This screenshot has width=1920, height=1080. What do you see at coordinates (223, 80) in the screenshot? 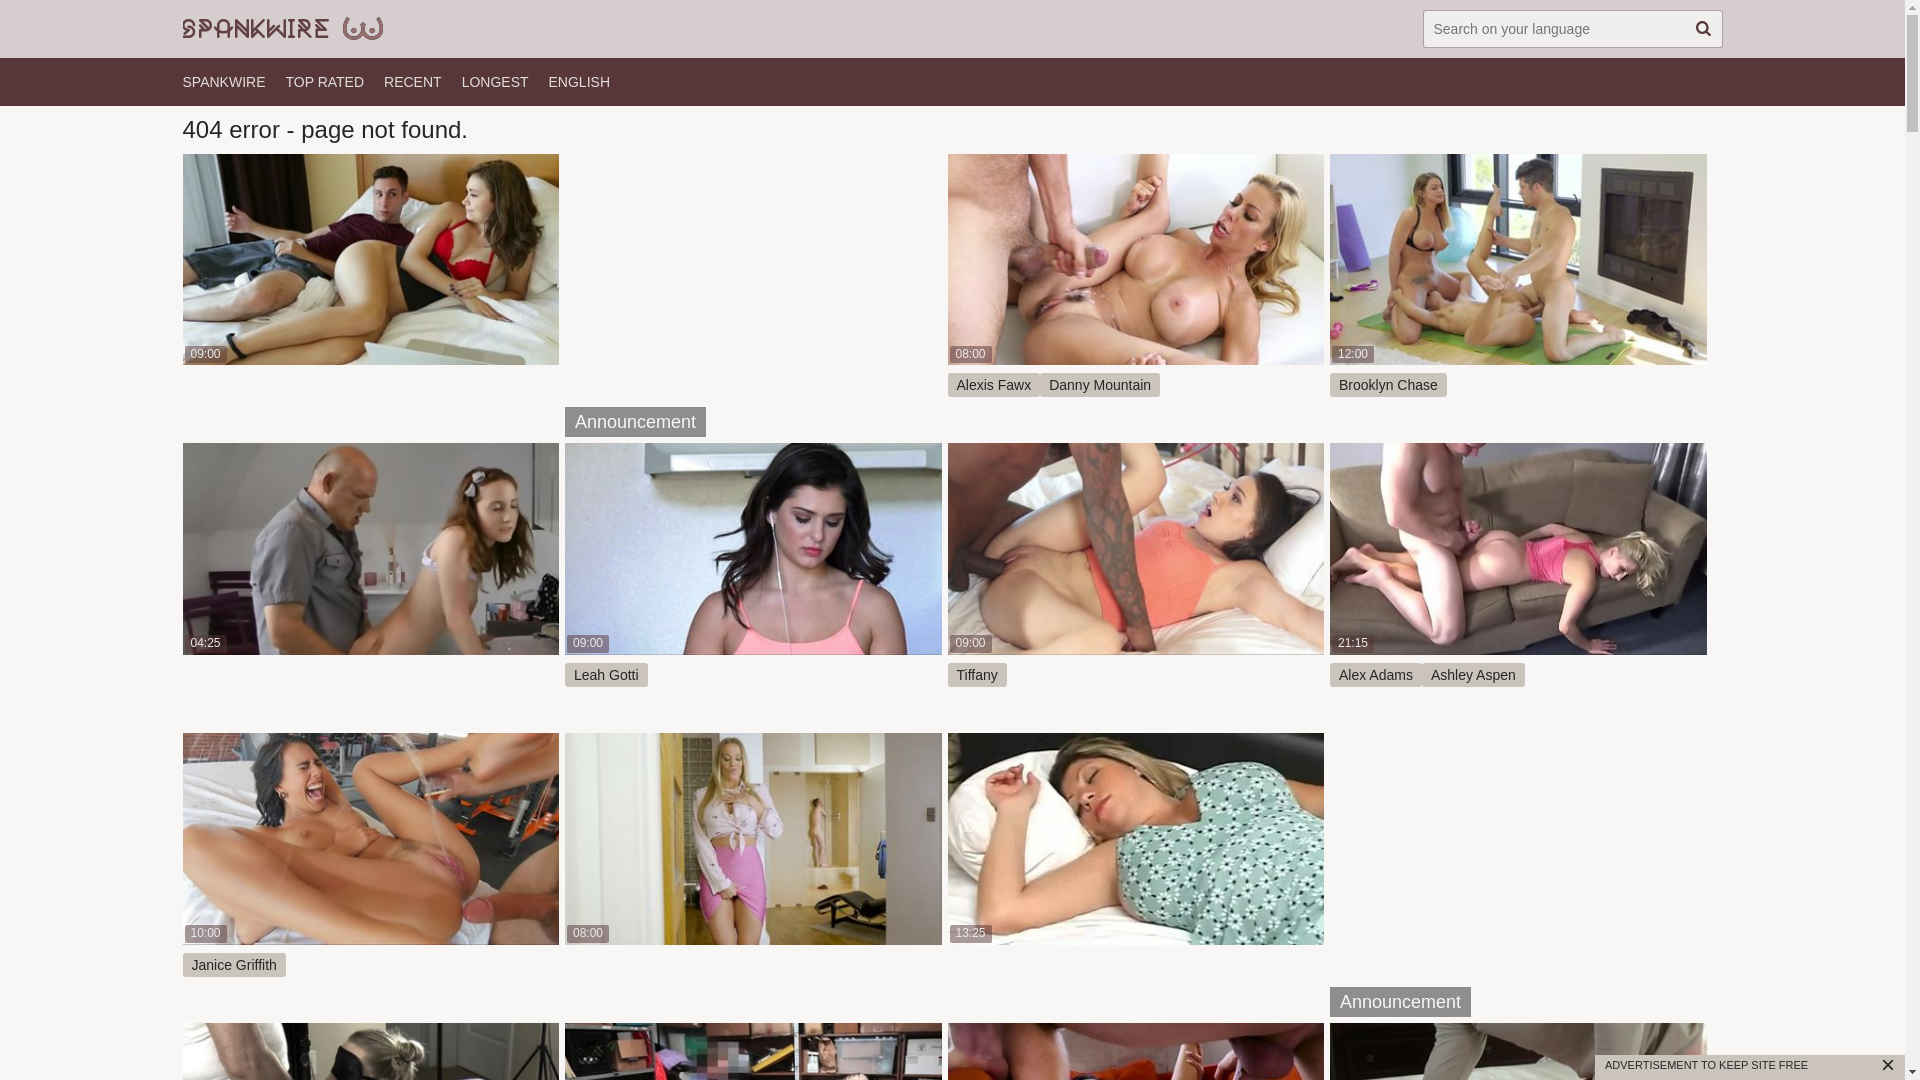
I see `'SPANKWIRE'` at bounding box center [223, 80].